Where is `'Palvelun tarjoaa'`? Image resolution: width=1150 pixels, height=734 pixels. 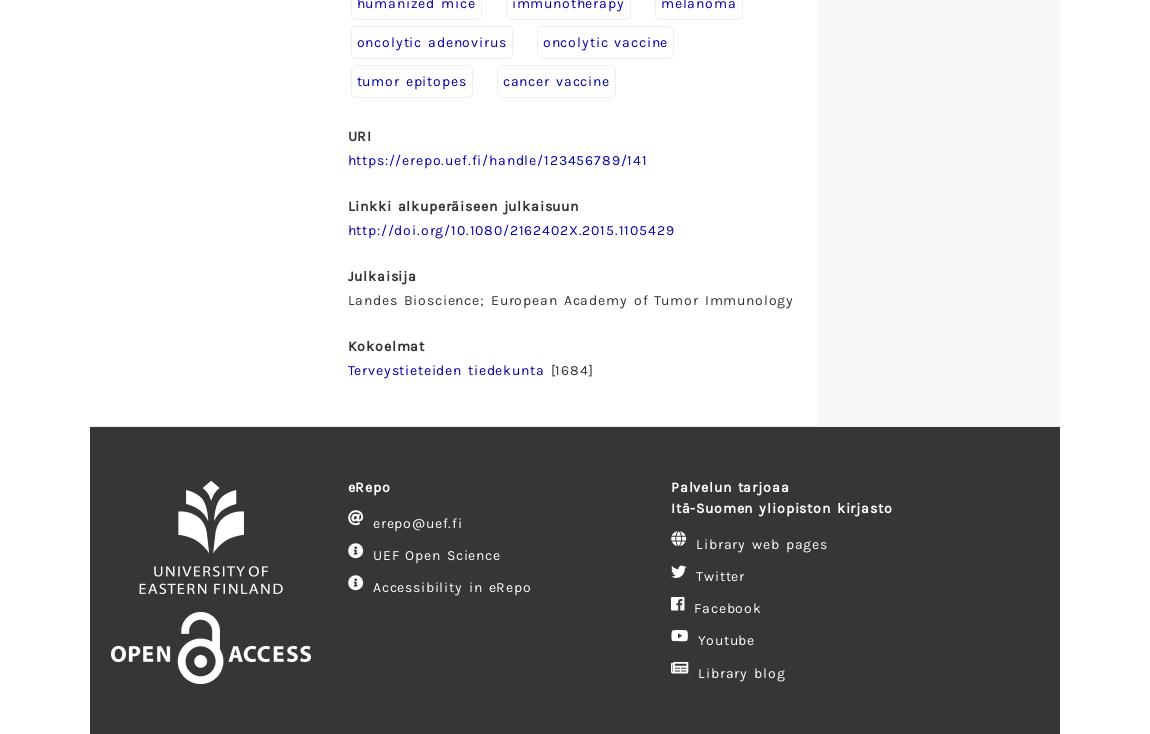
'Palvelun tarjoaa' is located at coordinates (728, 486).